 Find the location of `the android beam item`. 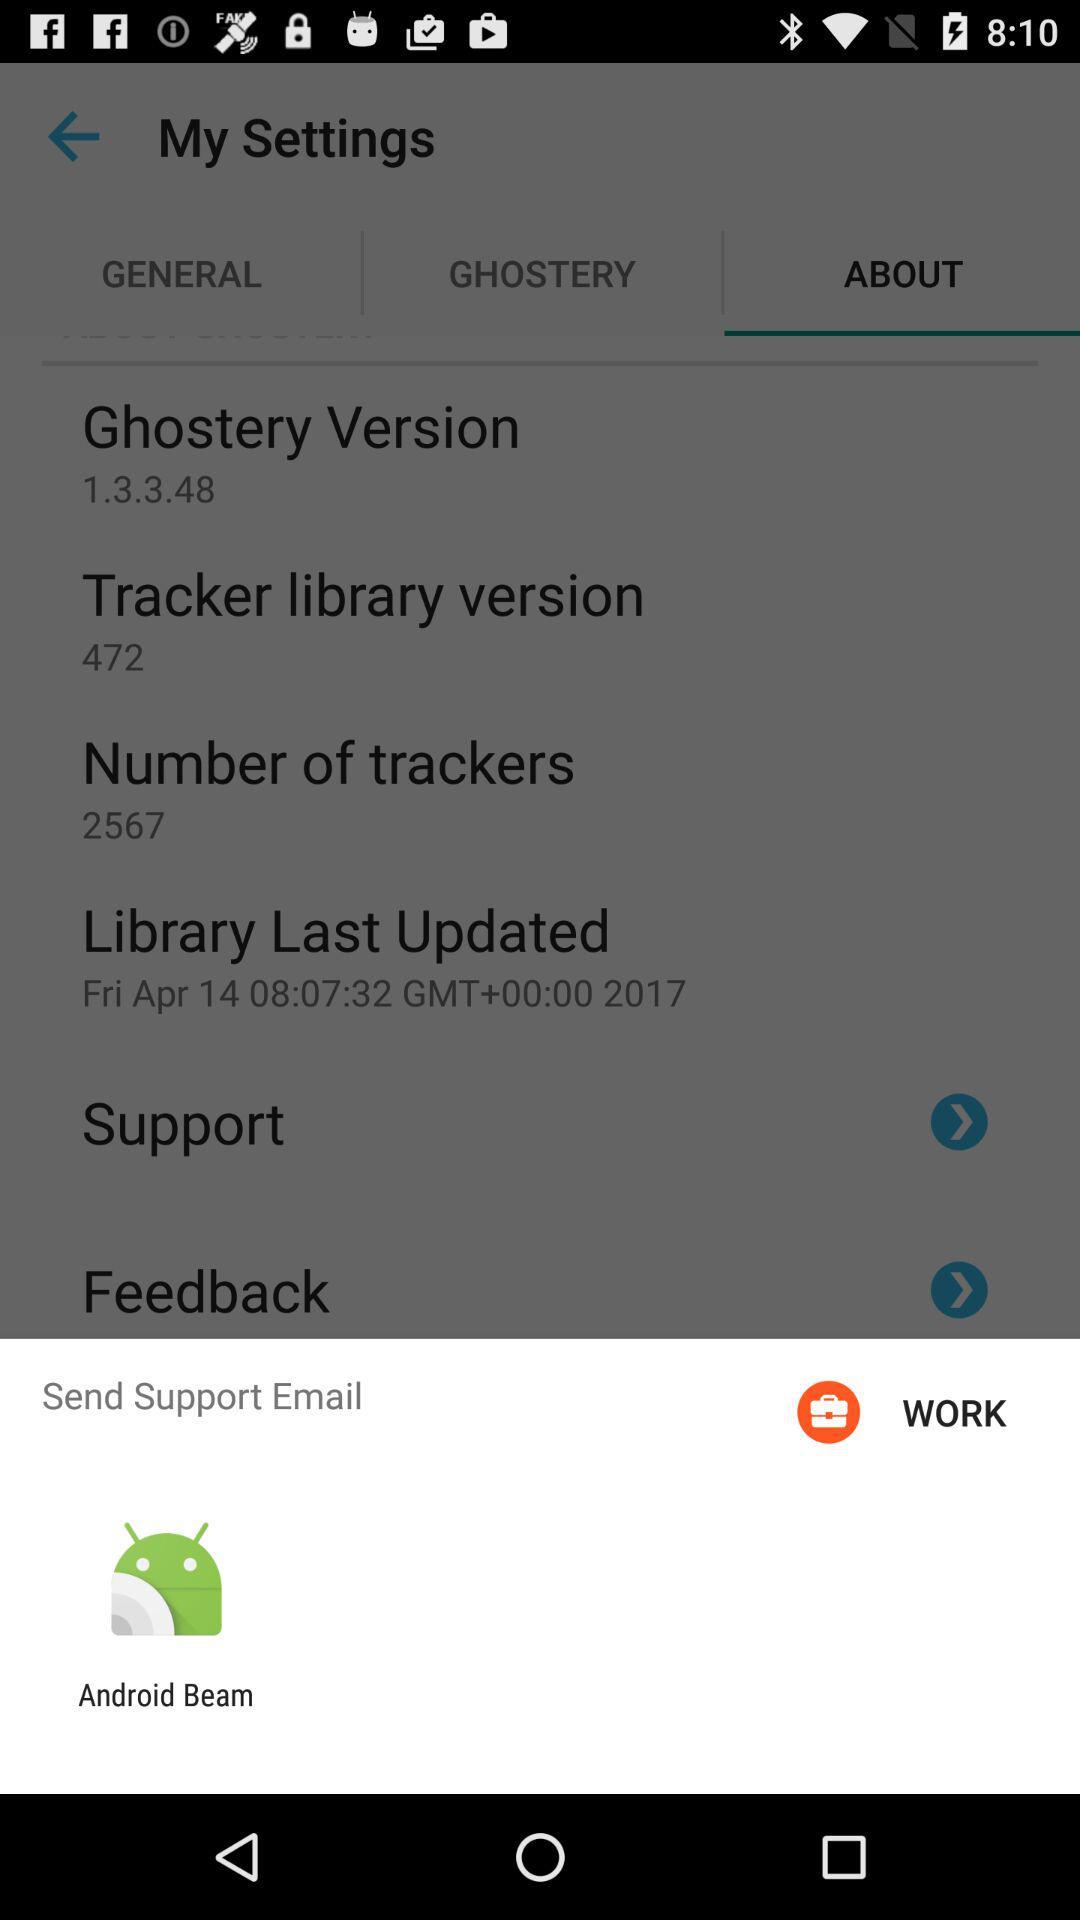

the android beam item is located at coordinates (165, 1711).